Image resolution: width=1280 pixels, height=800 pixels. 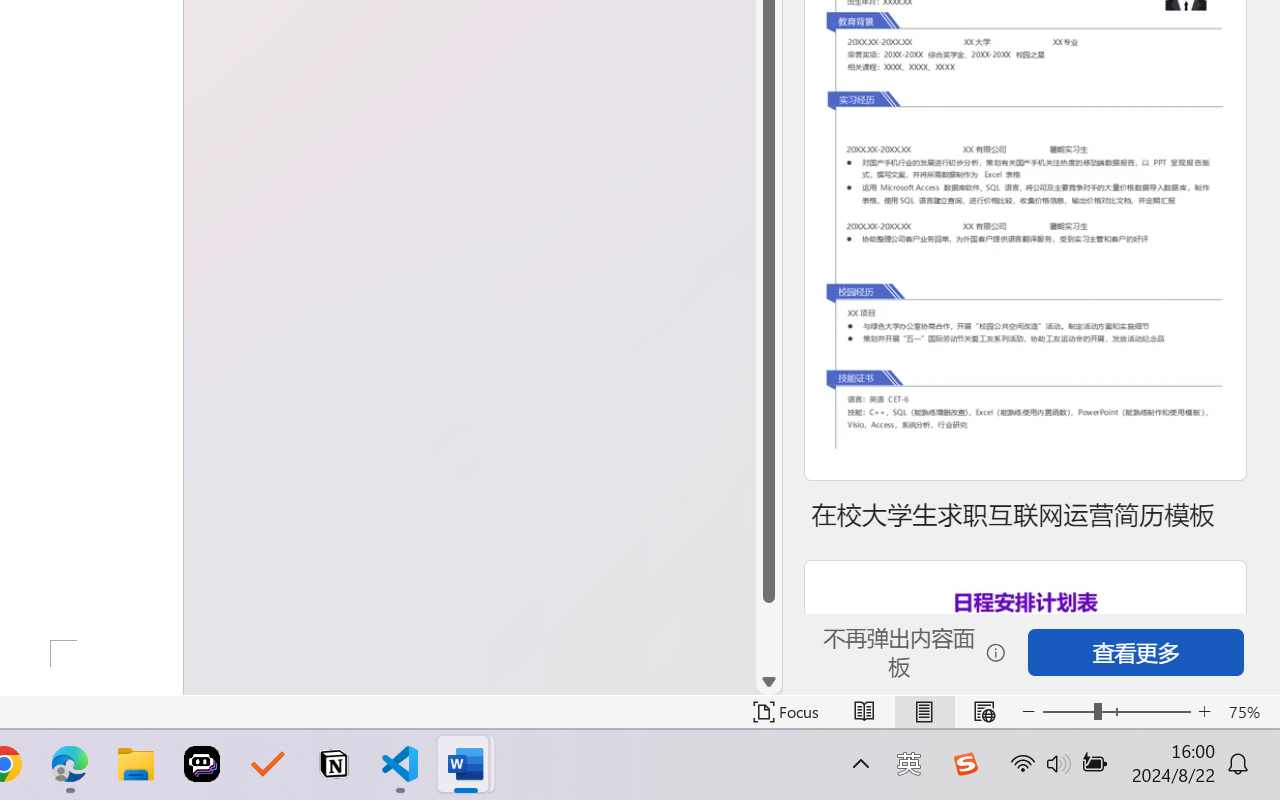 I want to click on 'Focus ', so click(x=785, y=711).